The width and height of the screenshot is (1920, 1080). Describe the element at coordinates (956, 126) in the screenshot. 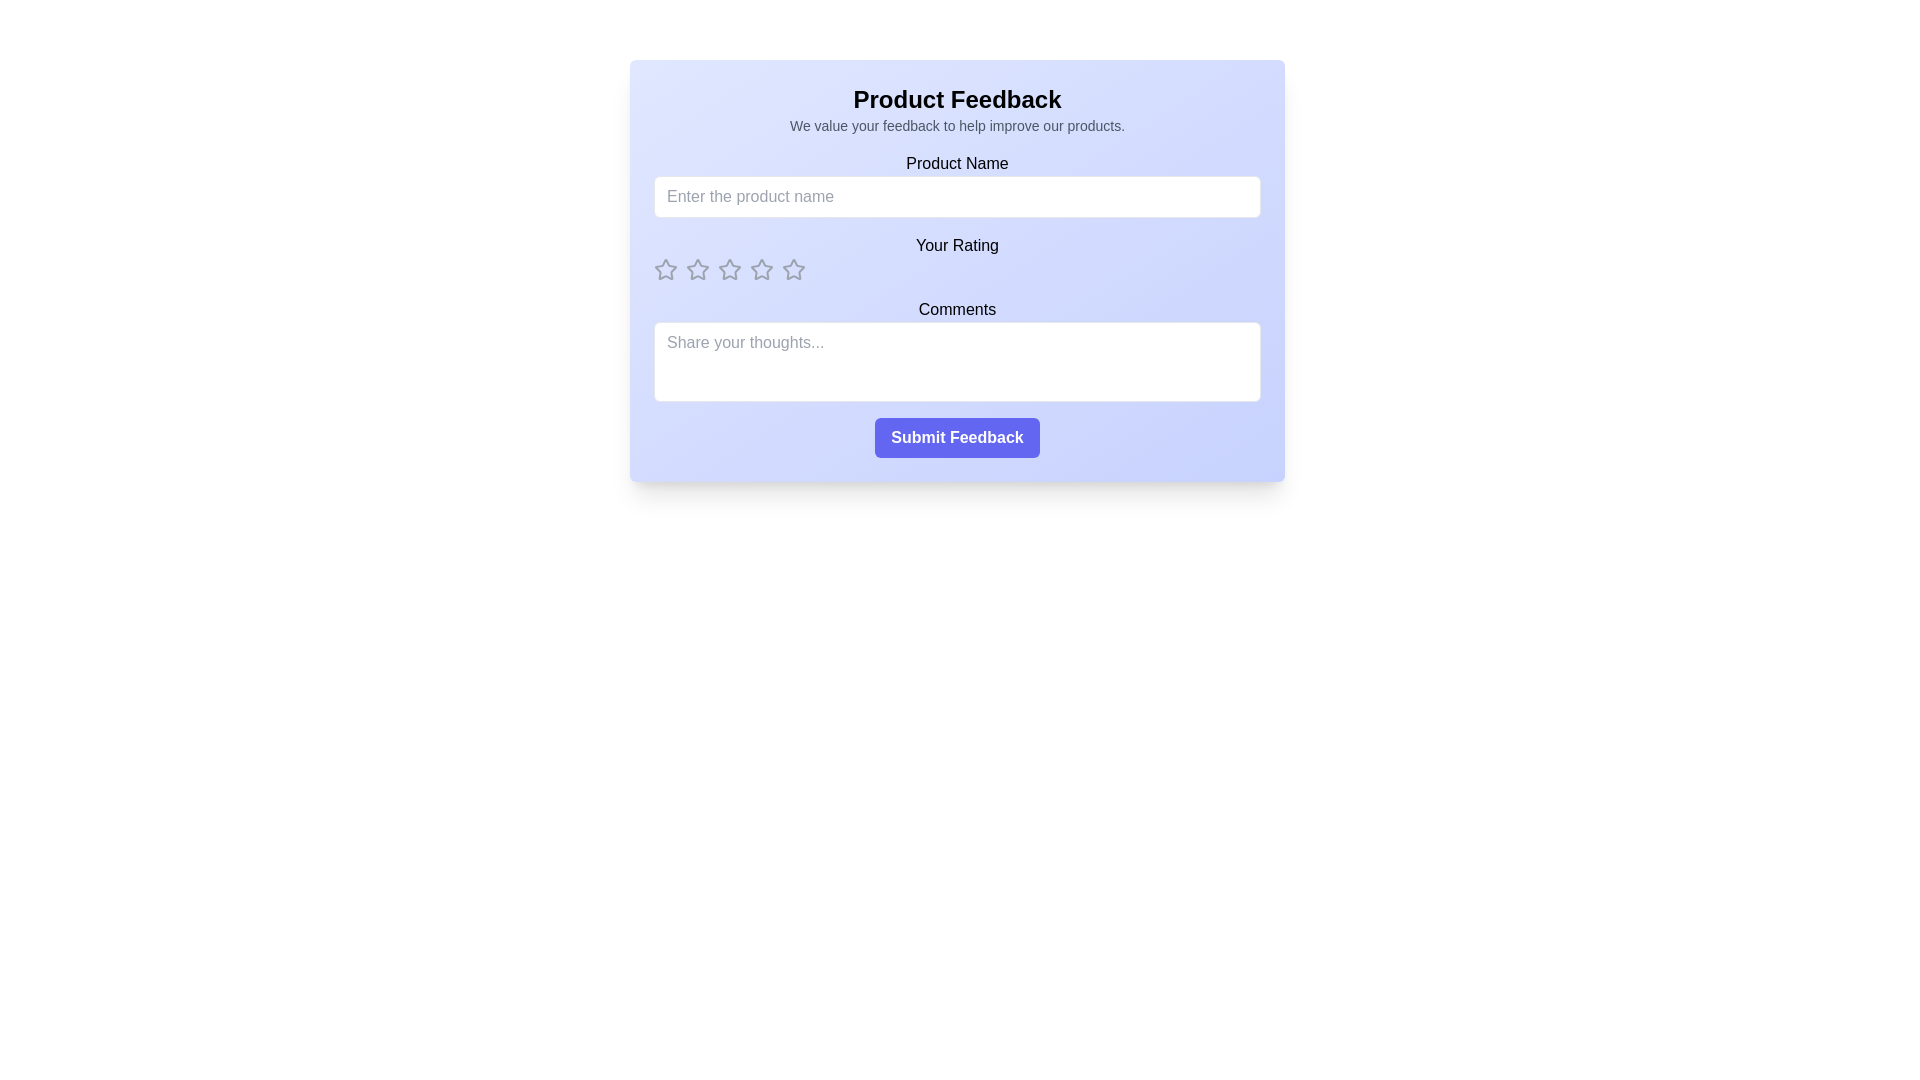

I see `the static text element displaying the message 'We value your feedback to help improve our products.', which is located directly beneath the 'Product Feedback' title` at that location.